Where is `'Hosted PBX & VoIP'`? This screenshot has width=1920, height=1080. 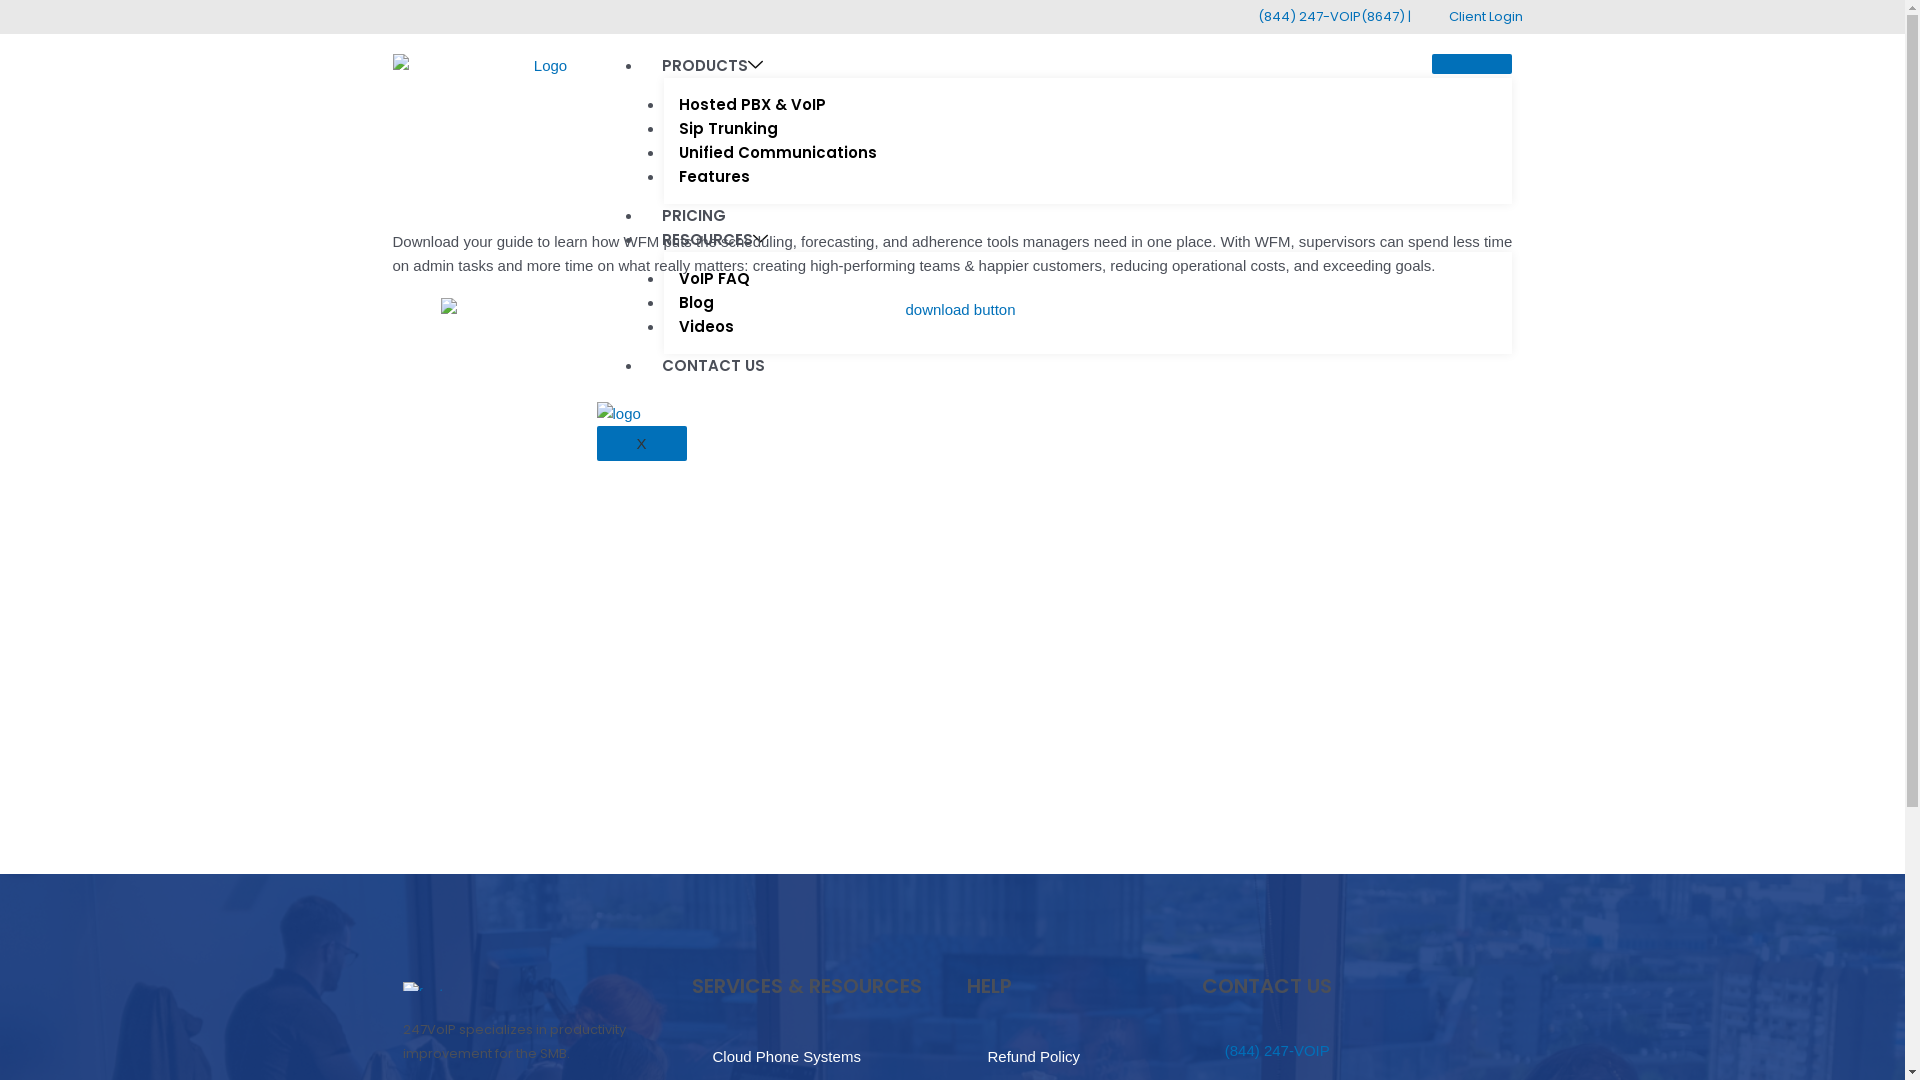 'Hosted PBX & VoIP' is located at coordinates (751, 104).